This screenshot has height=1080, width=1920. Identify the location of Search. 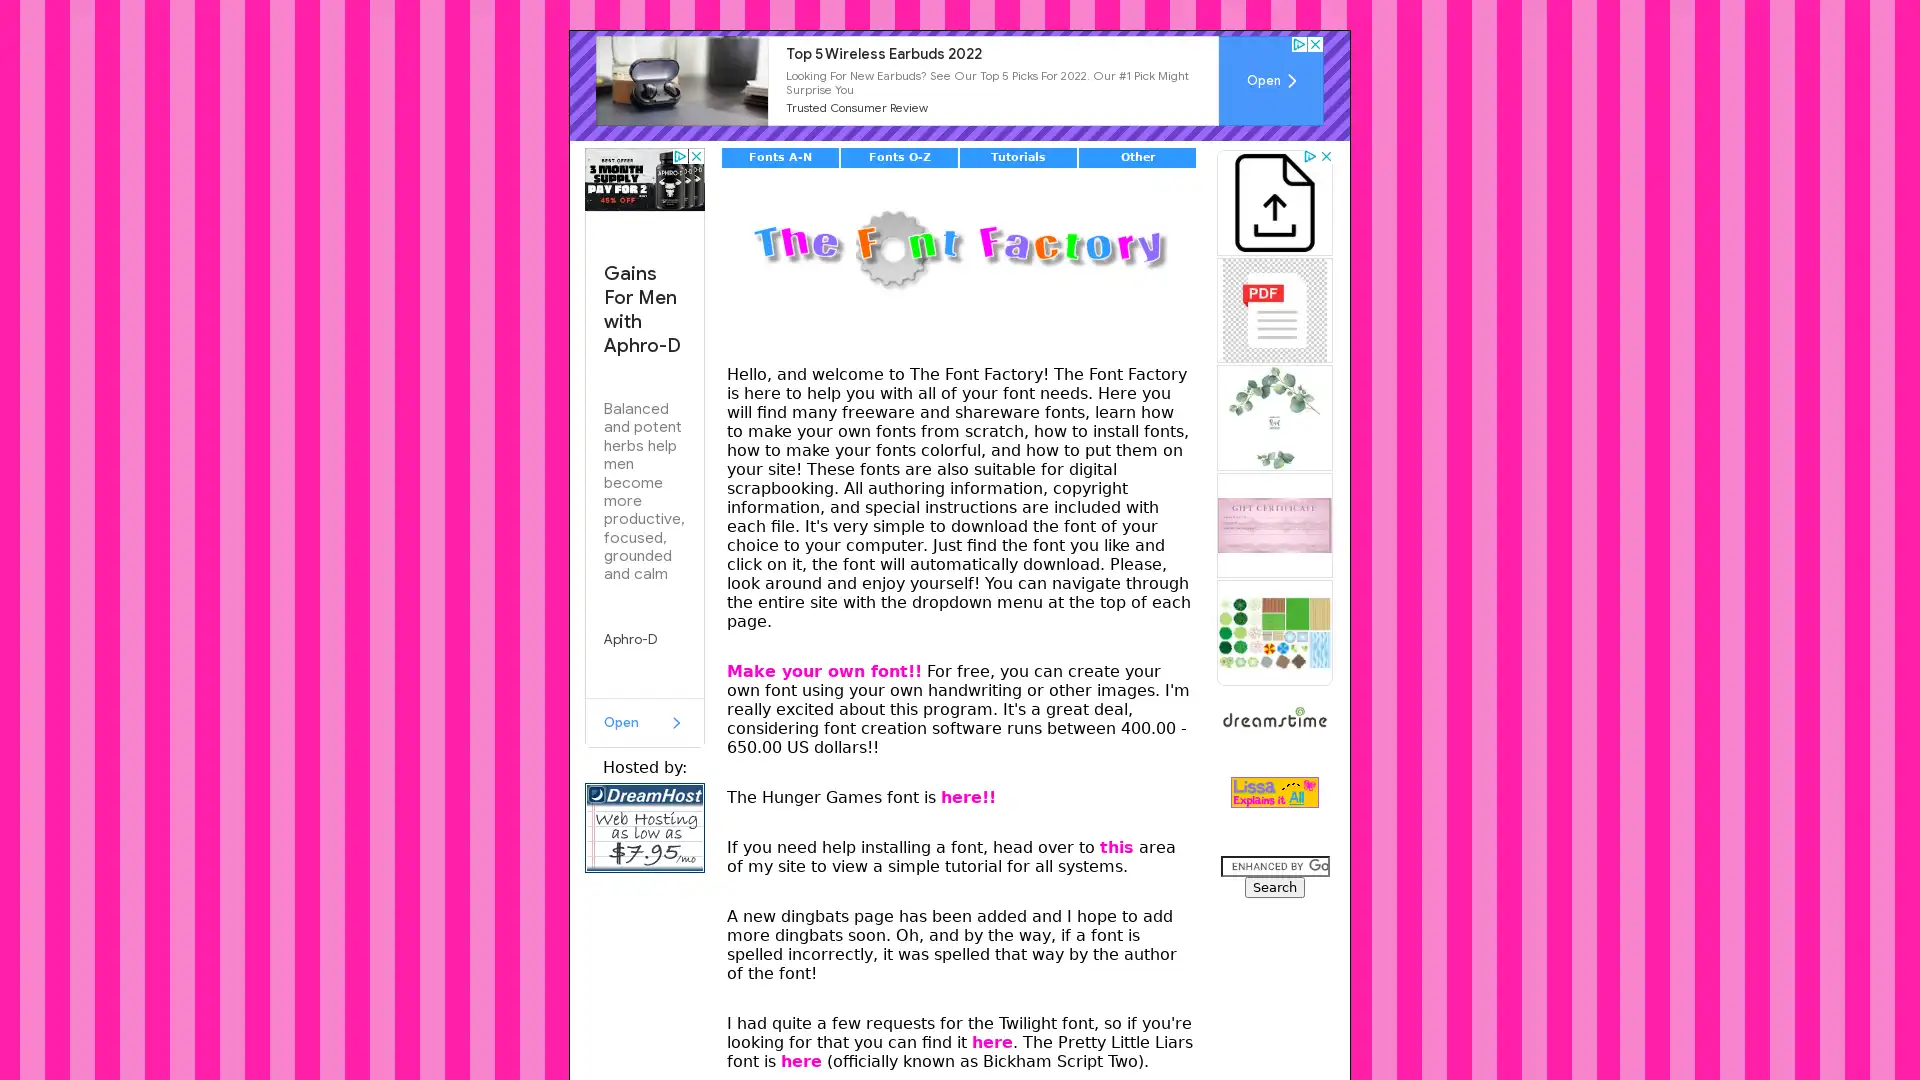
(1274, 886).